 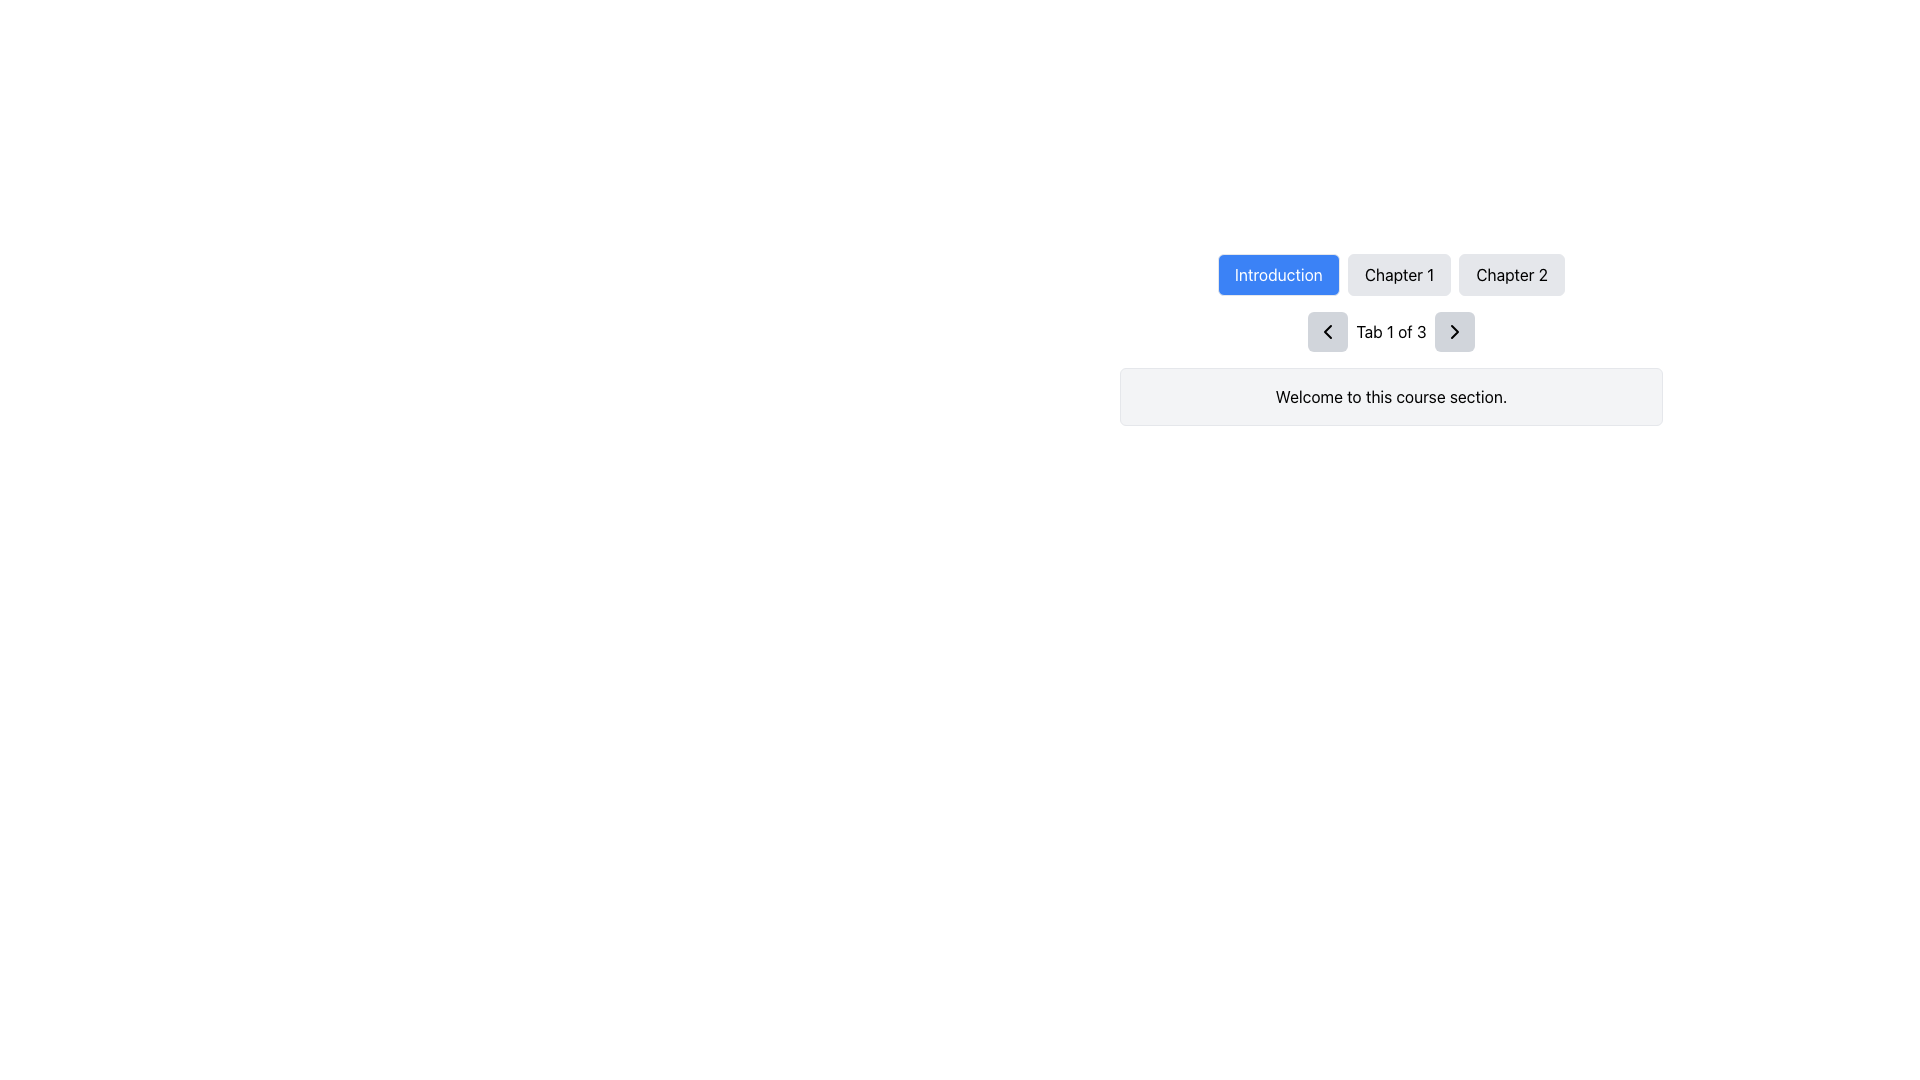 I want to click on the rounded rectangular button with a gray background and a rightward arrow icon, so click(x=1454, y=330).